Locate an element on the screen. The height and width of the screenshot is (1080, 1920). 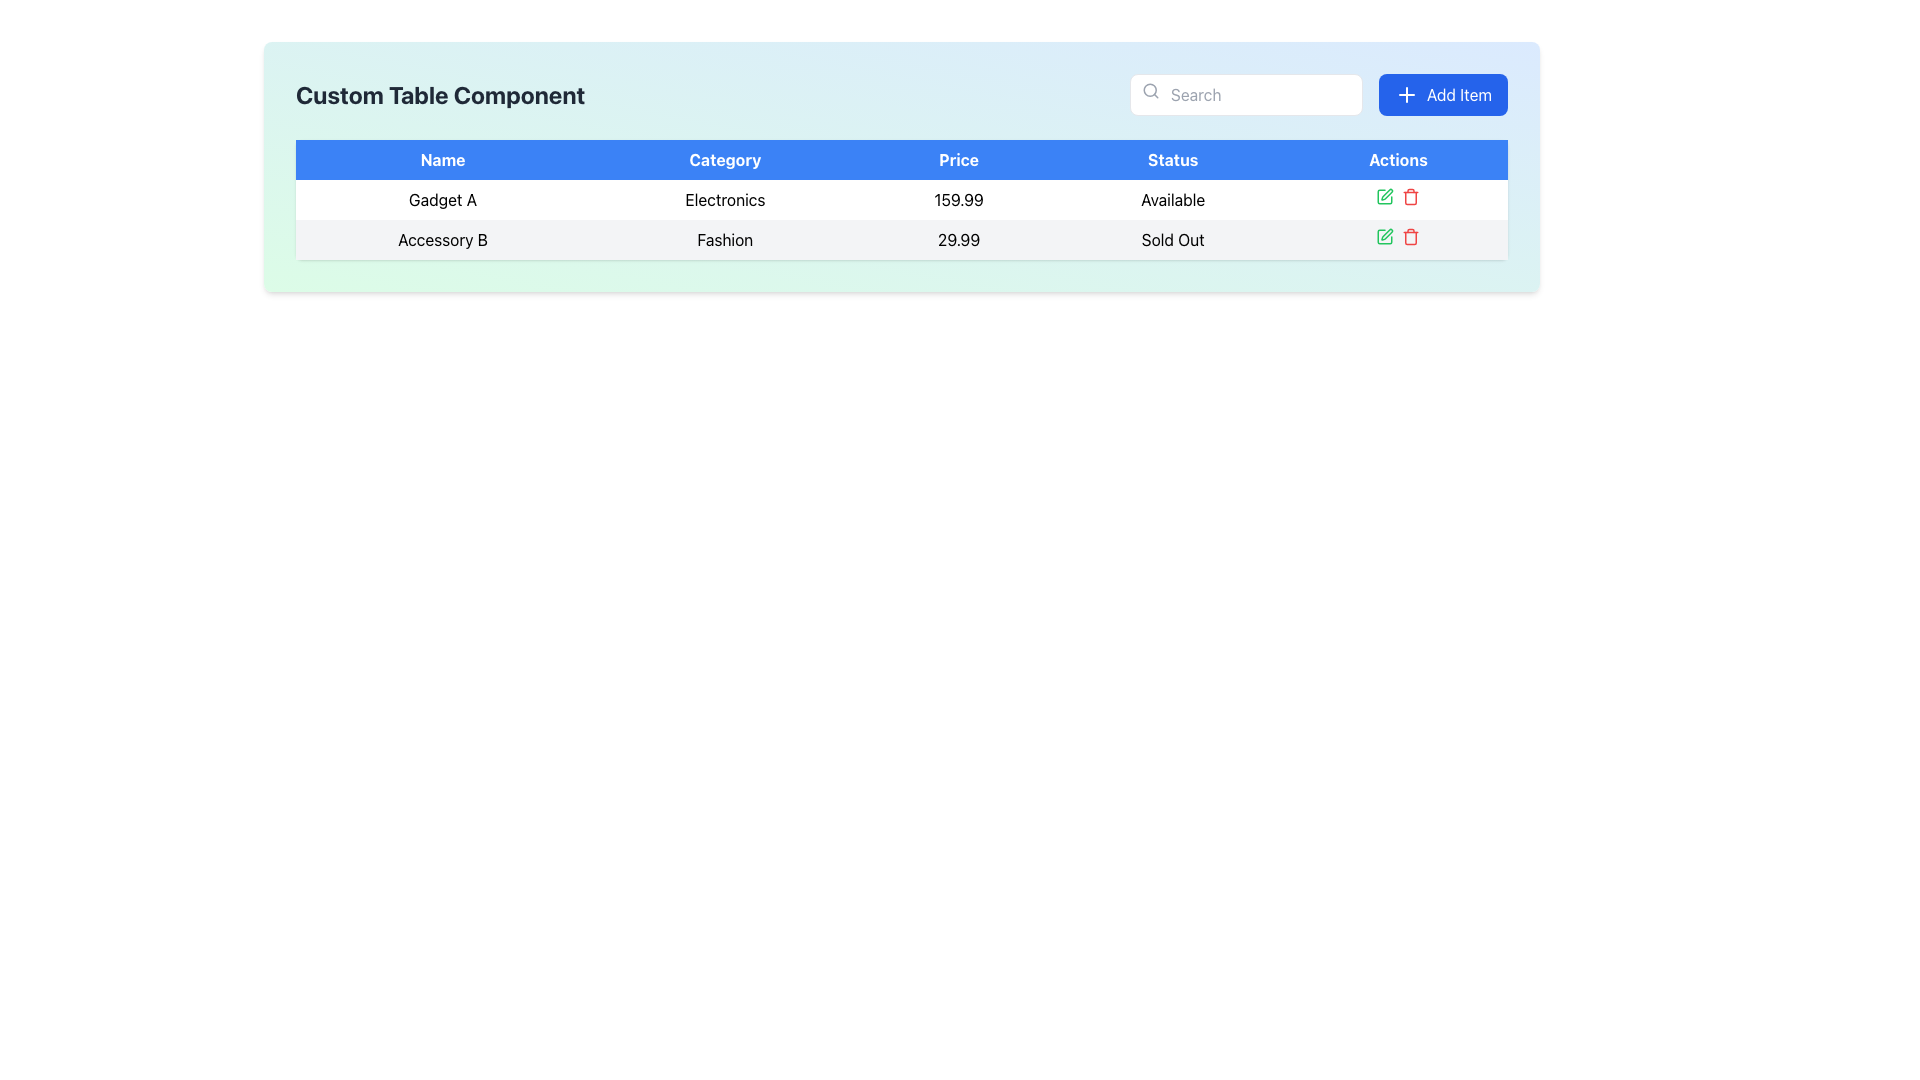
the 'Category' column header label, which is the second item in a row of headers, positioned between the 'Name' and 'Price' columns is located at coordinates (724, 158).